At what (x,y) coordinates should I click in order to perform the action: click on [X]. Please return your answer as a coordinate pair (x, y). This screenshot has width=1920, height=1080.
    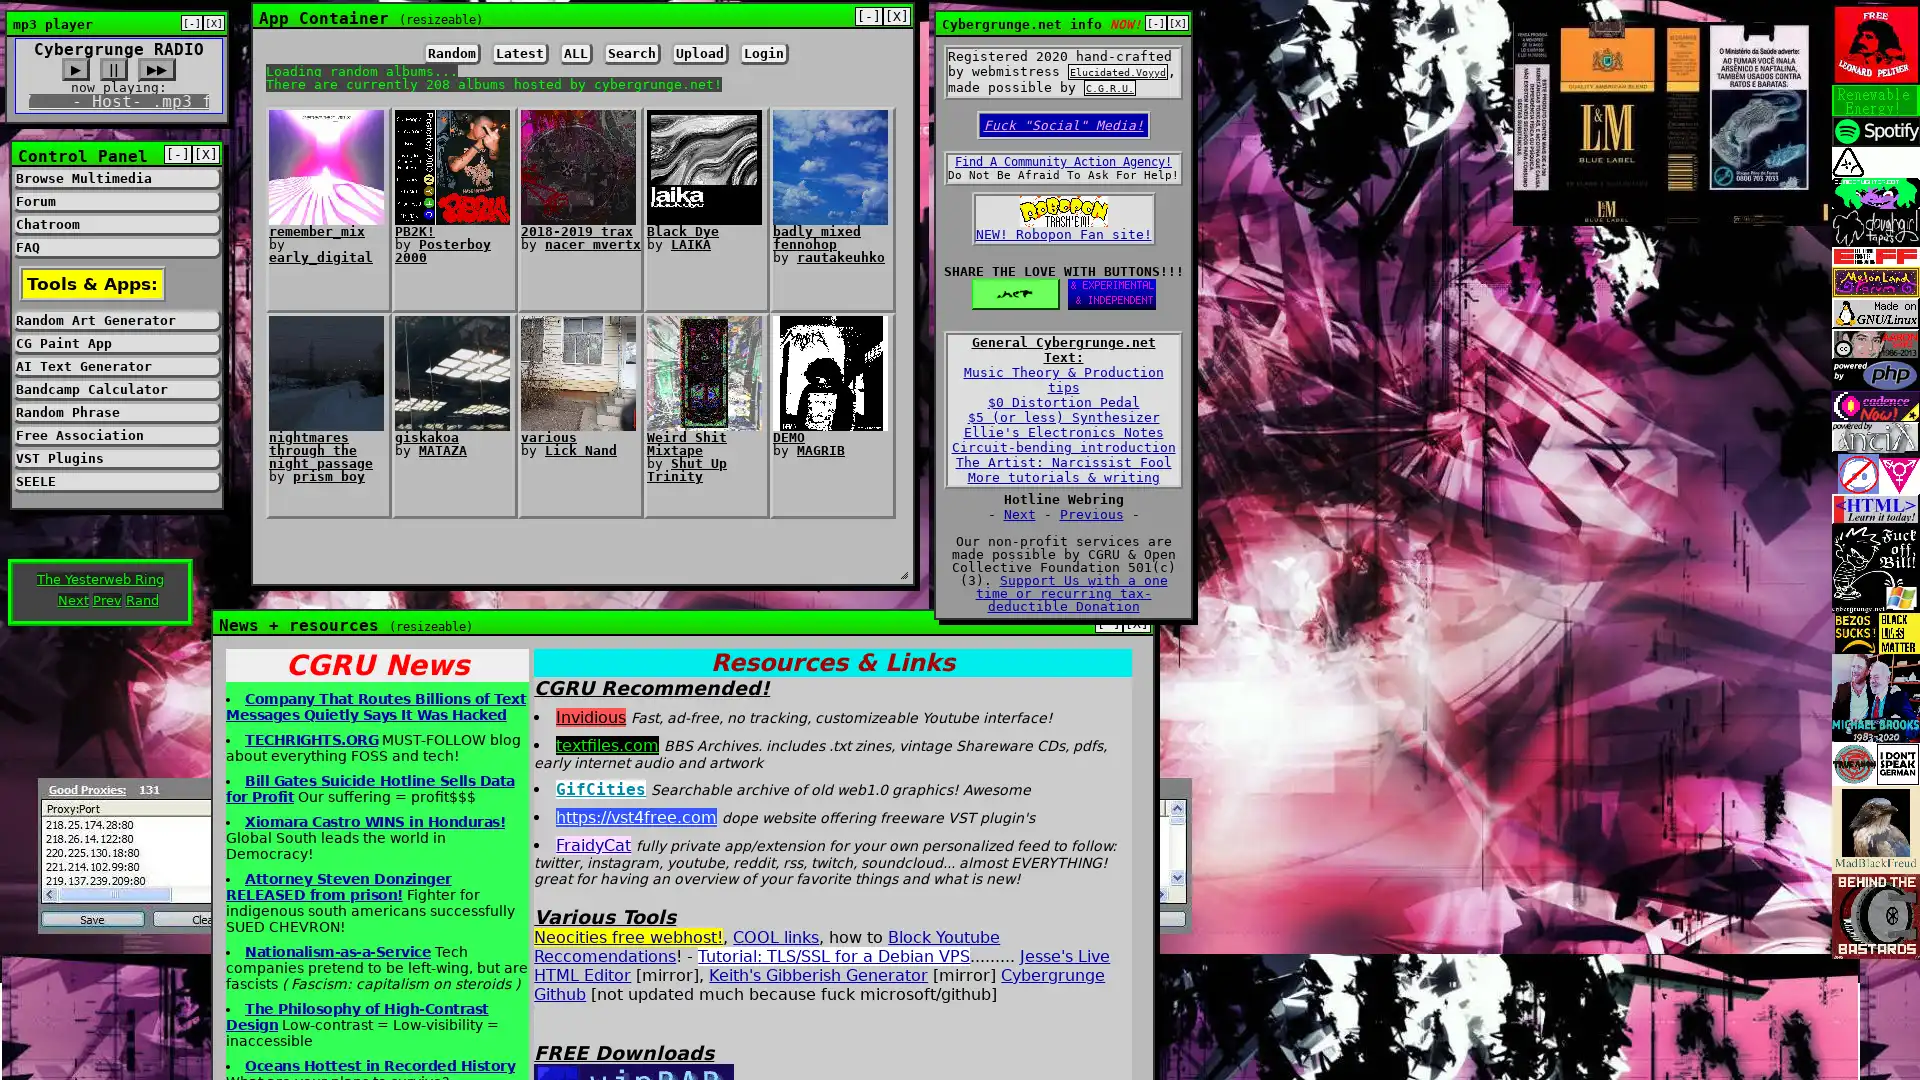
    Looking at the image, I should click on (1137, 622).